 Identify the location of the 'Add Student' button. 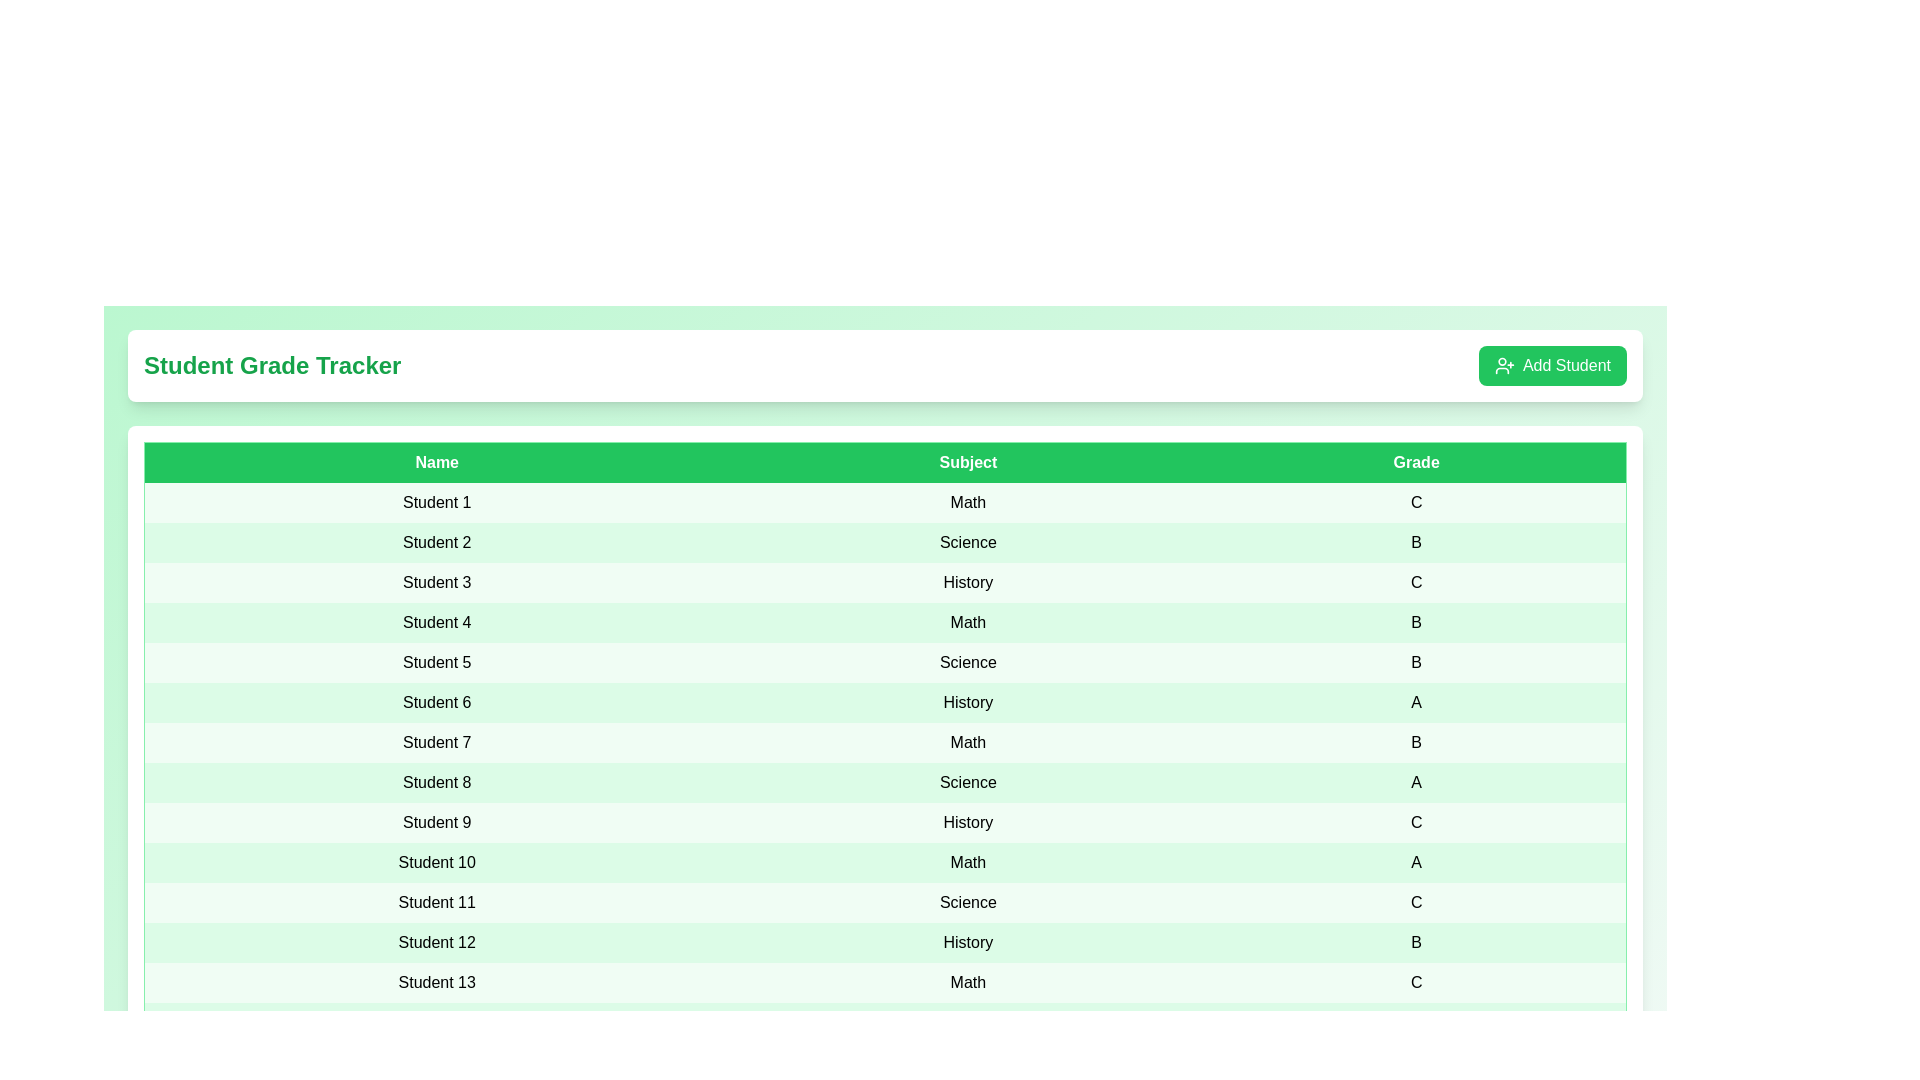
(1551, 366).